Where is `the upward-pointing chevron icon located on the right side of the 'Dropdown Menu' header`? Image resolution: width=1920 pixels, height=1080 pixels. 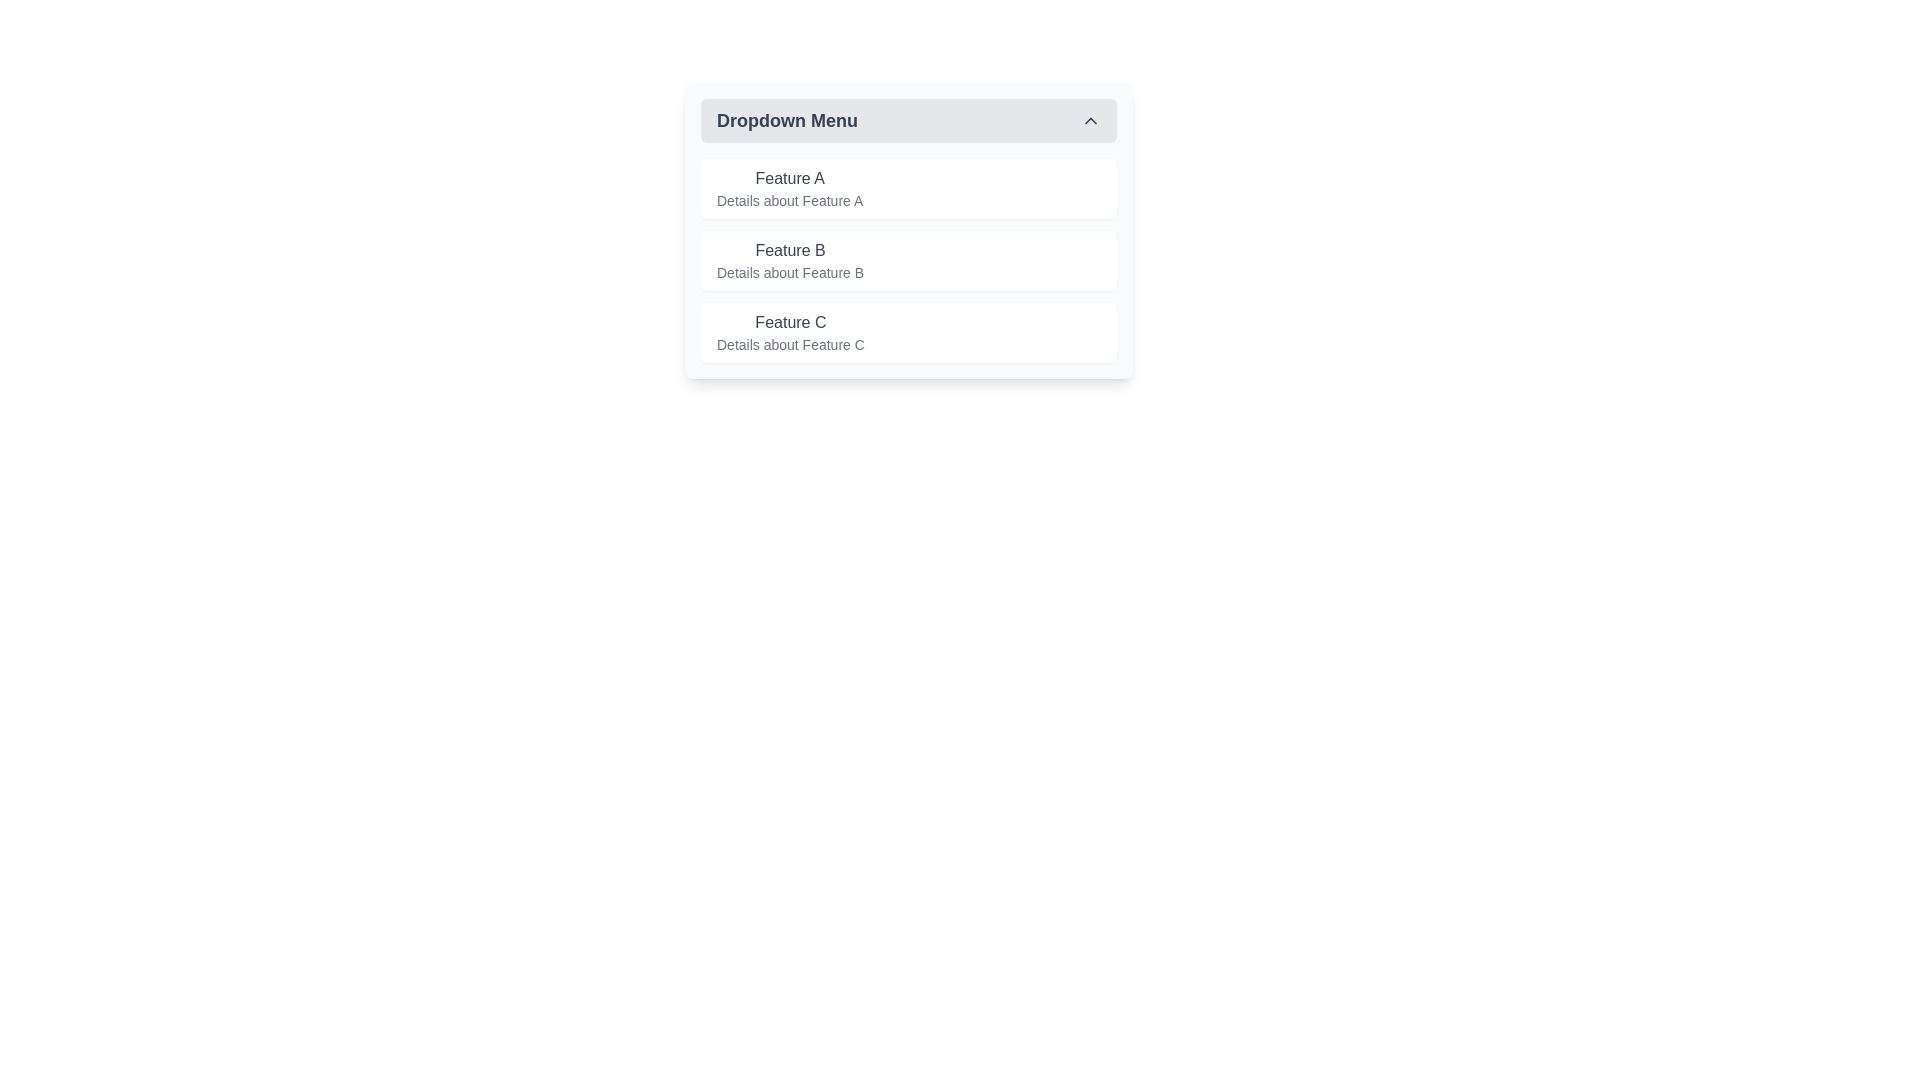 the upward-pointing chevron icon located on the right side of the 'Dropdown Menu' header is located at coordinates (1089, 120).